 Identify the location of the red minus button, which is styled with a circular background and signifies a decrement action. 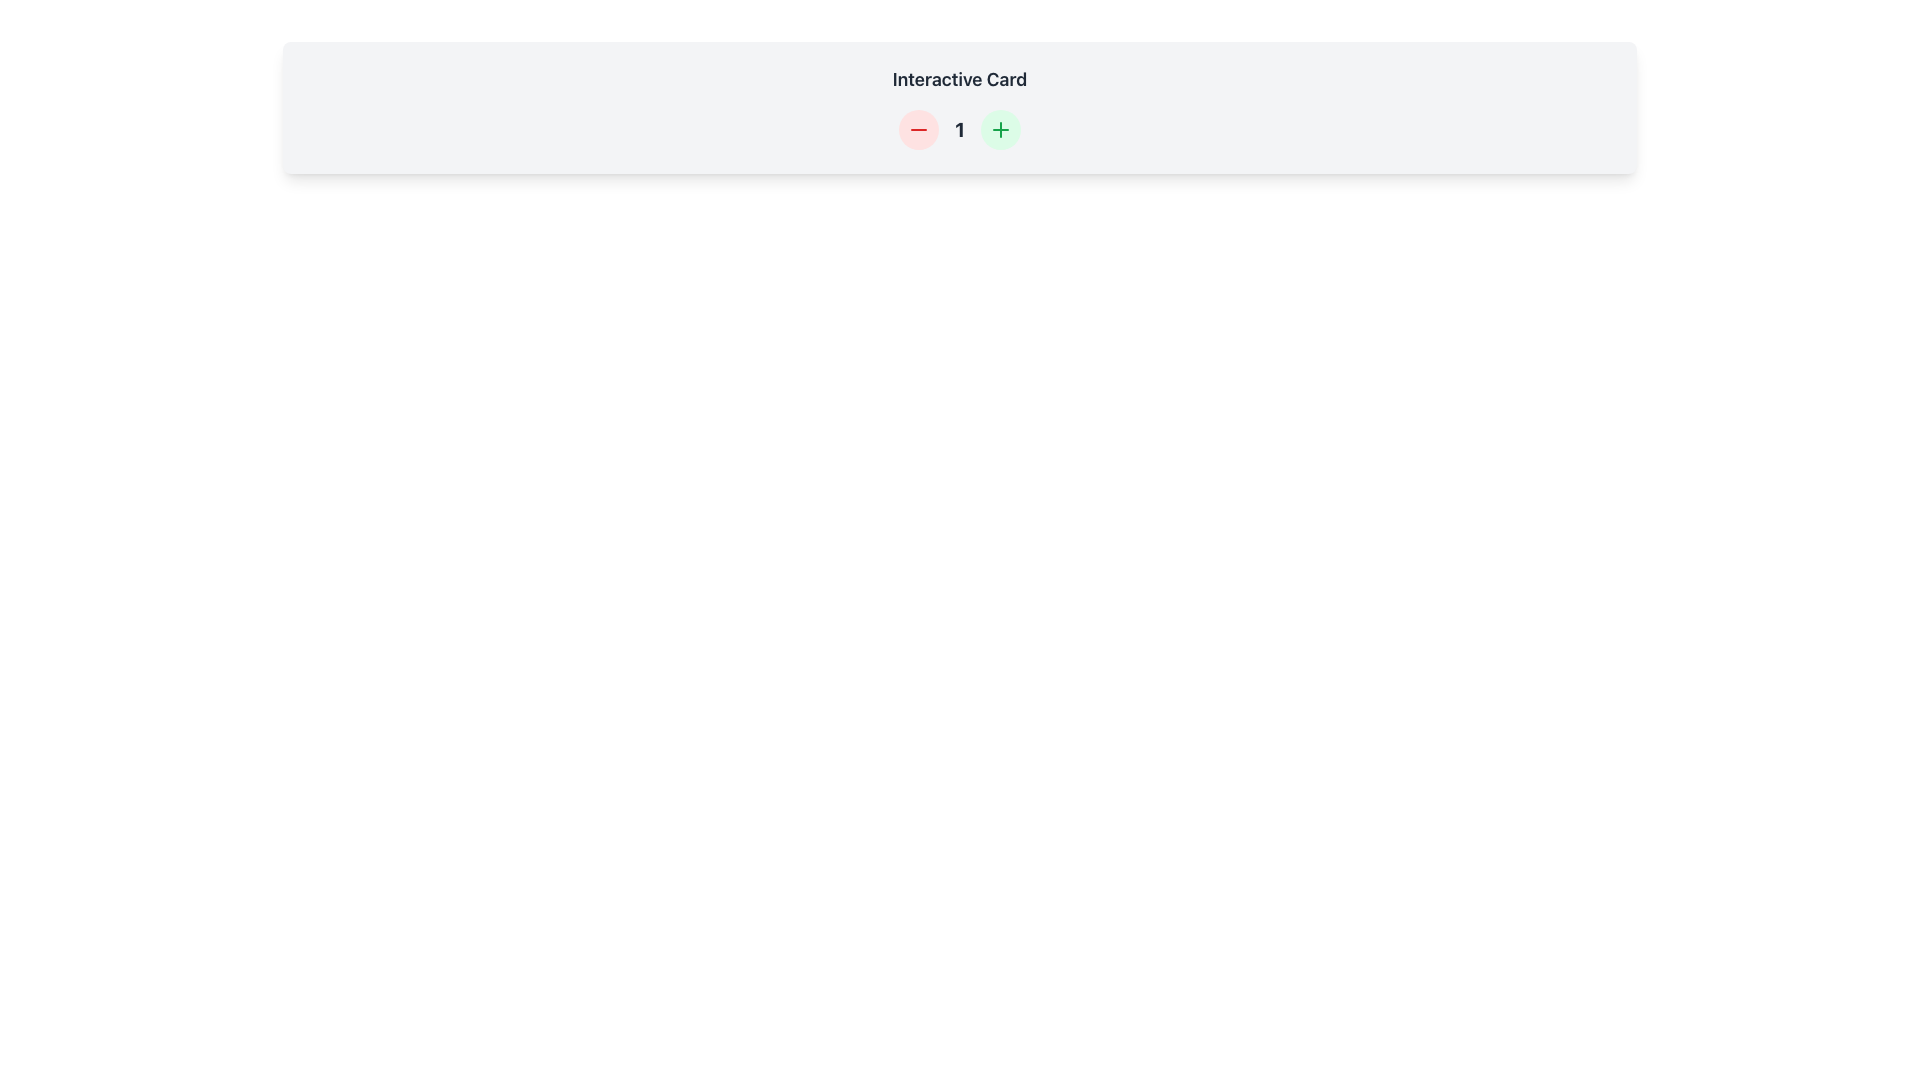
(918, 130).